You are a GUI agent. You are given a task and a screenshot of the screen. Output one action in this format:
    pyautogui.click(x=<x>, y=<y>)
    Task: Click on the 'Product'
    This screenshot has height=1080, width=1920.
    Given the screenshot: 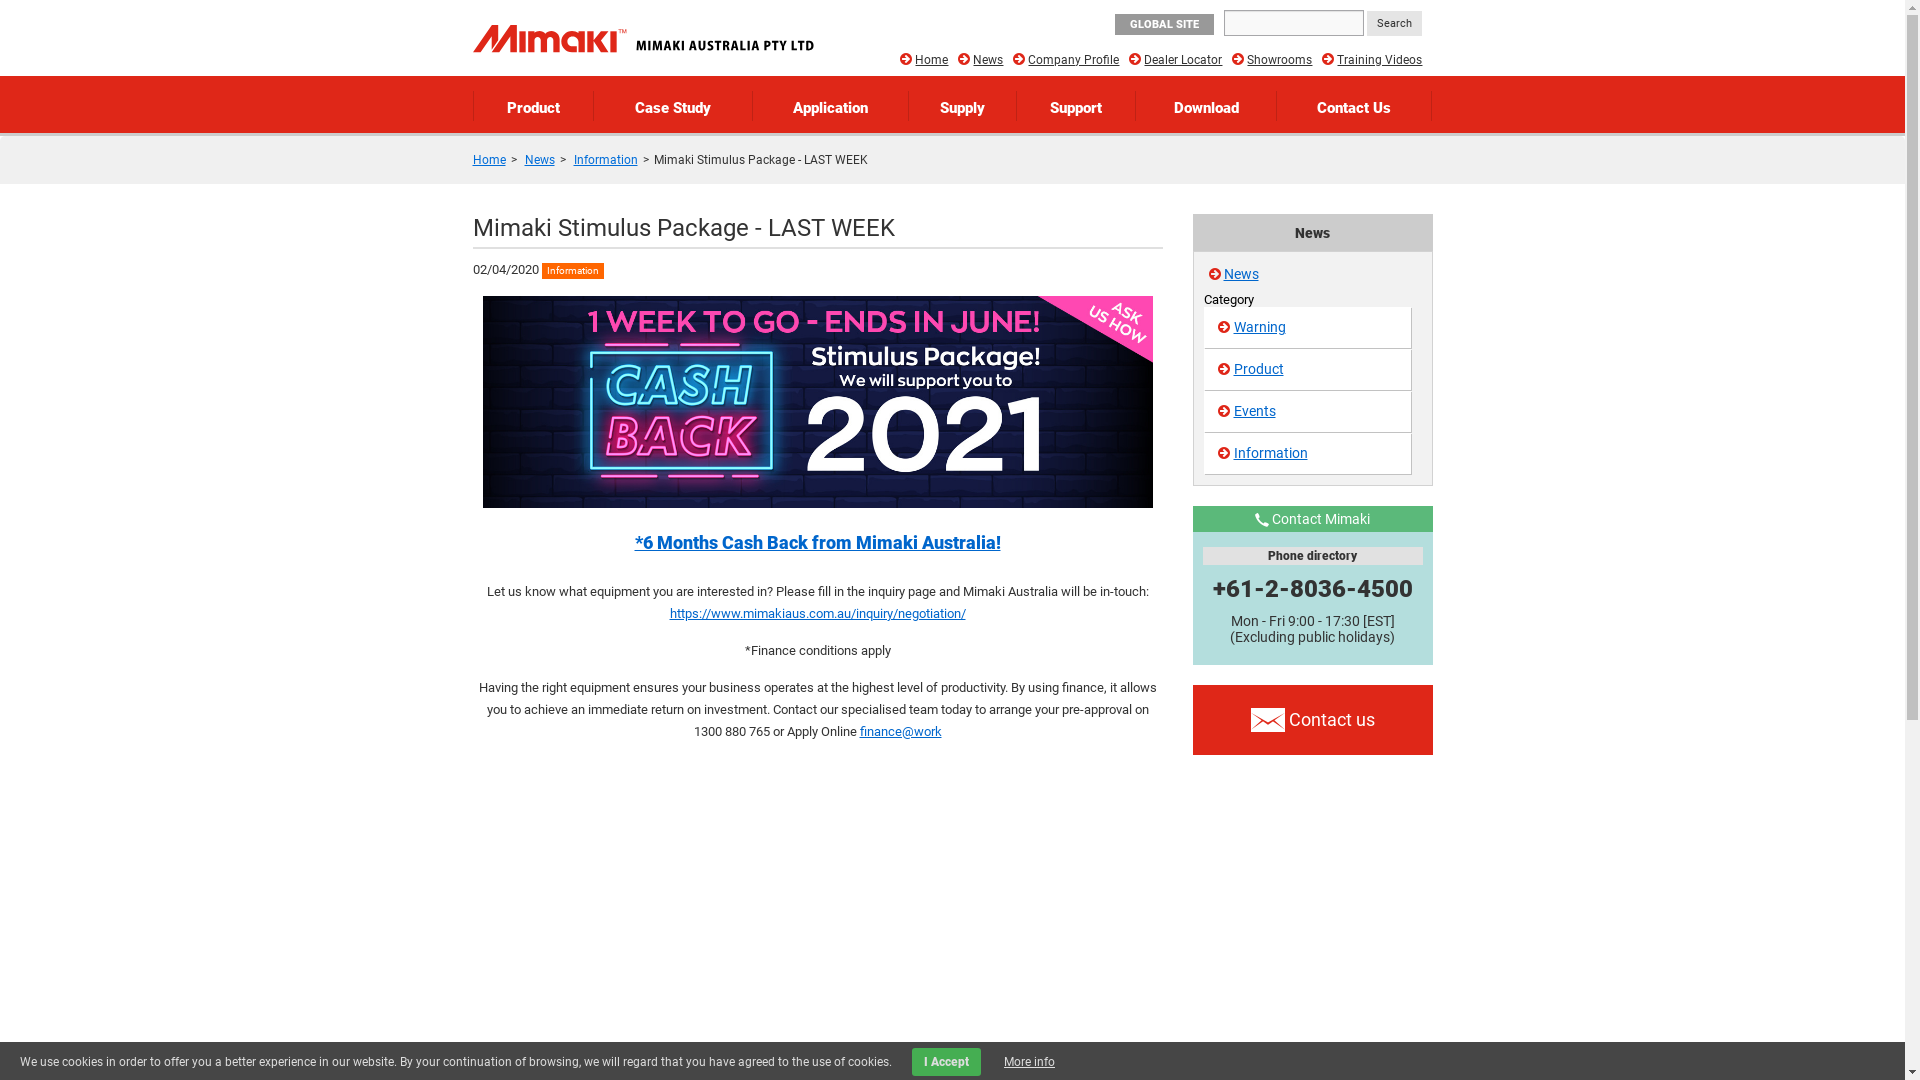 What is the action you would take?
    pyautogui.click(x=1307, y=369)
    